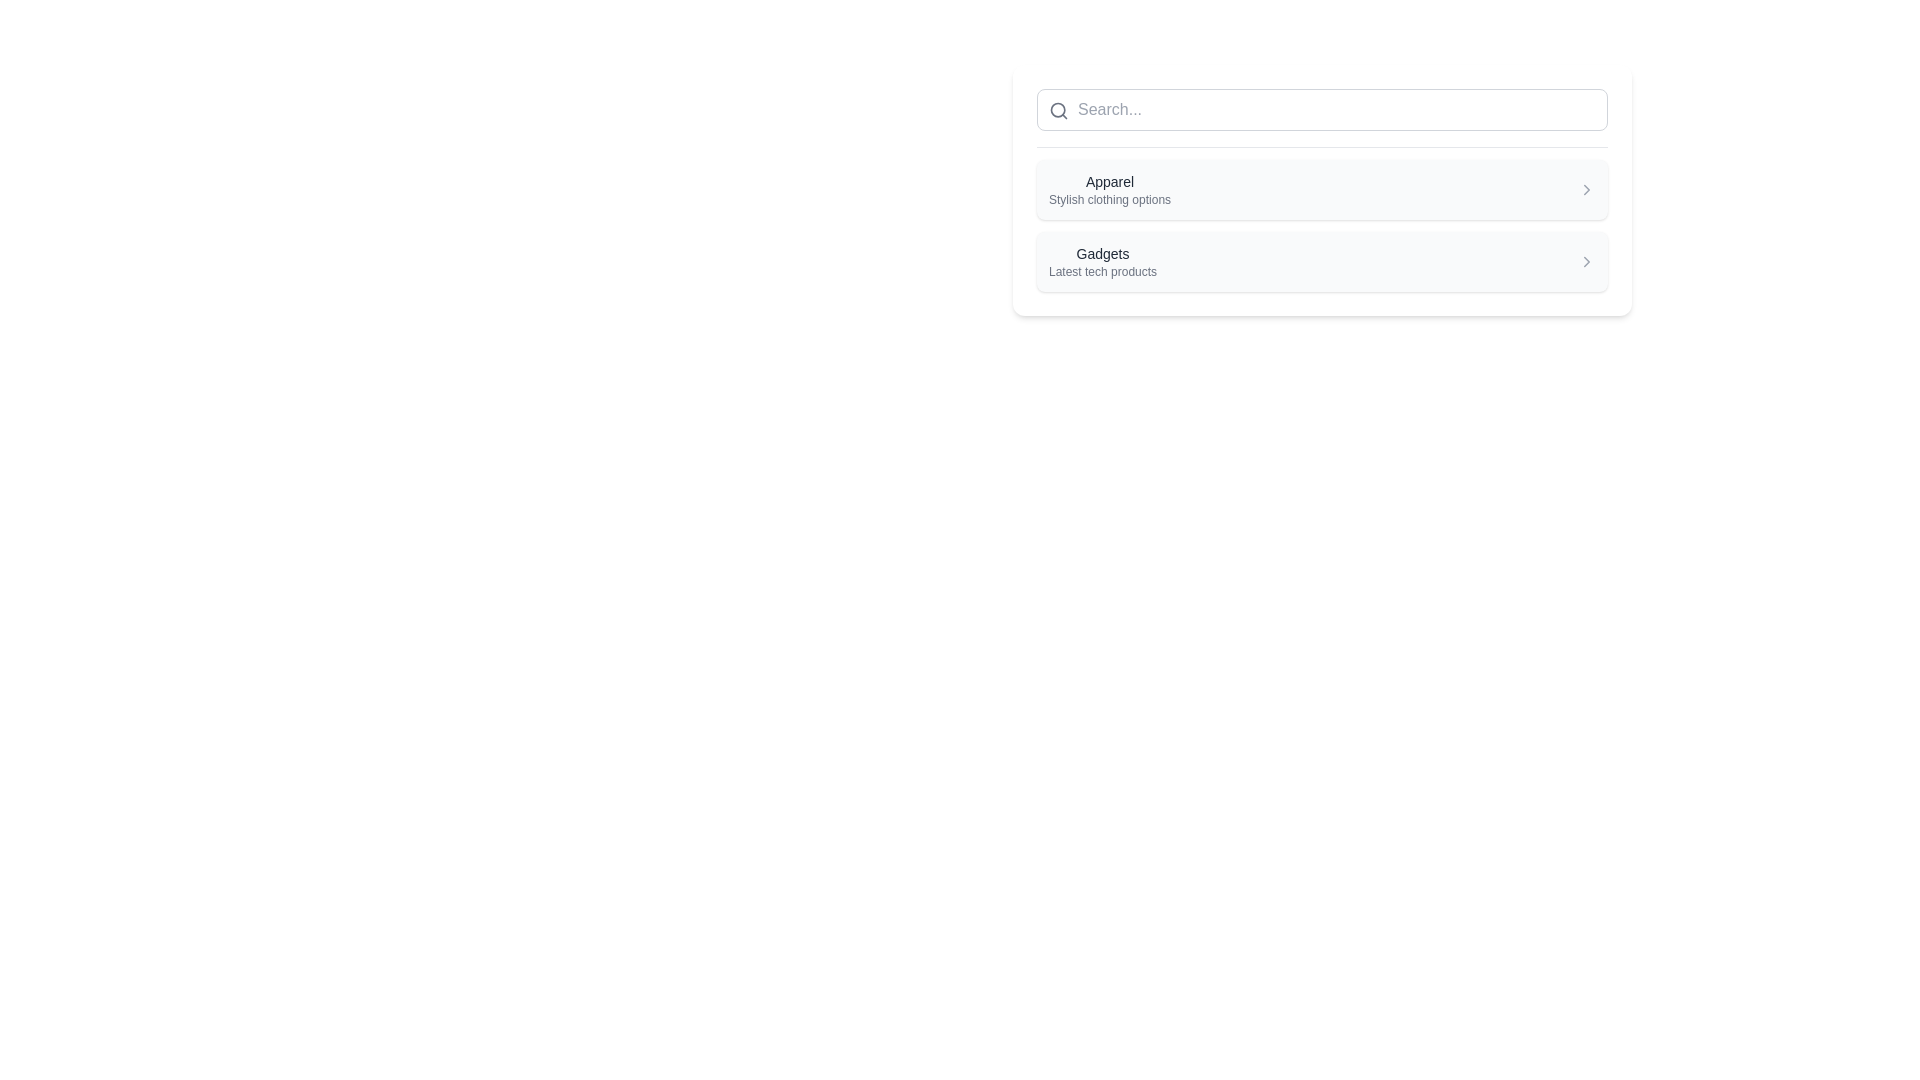 This screenshot has height=1080, width=1920. Describe the element at coordinates (1057, 110) in the screenshot. I see `the circular shape representing the lens of the search magnifying glass in the SVG icon, located in the upper-left portion of the interface` at that location.